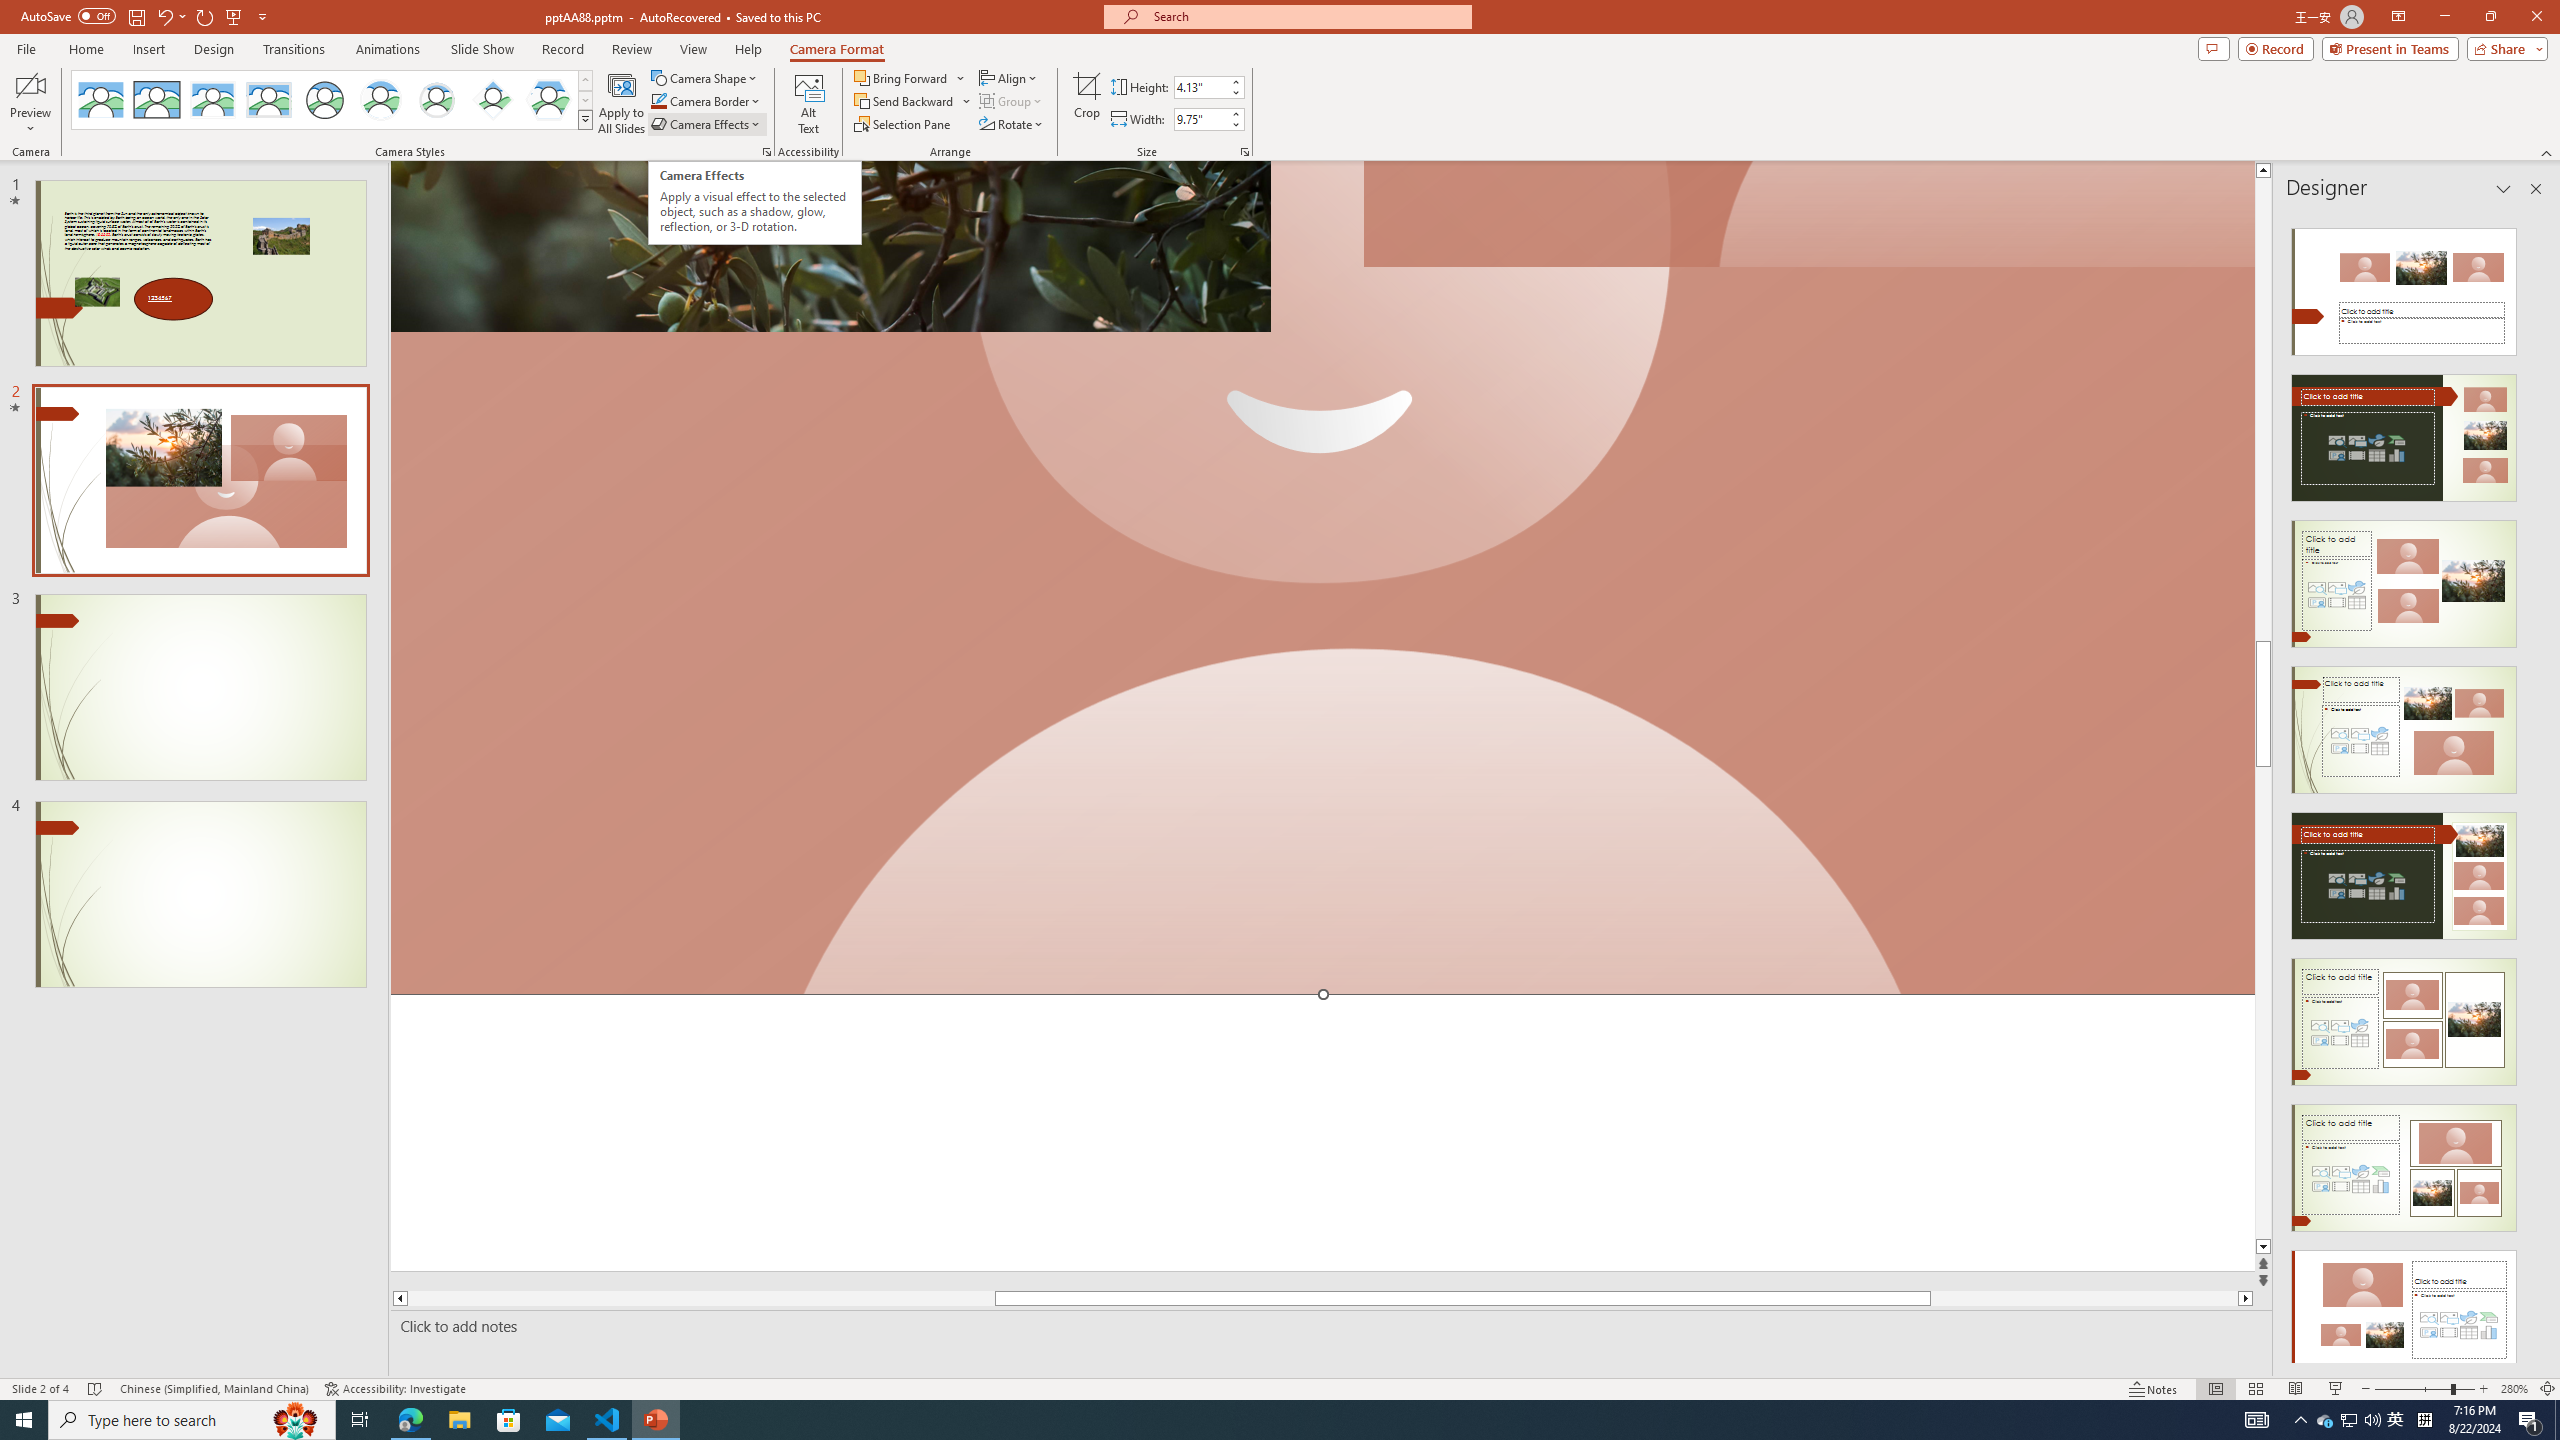 Image resolution: width=2560 pixels, height=1440 pixels. What do you see at coordinates (1326, 1325) in the screenshot?
I see `'Slide Notes'` at bounding box center [1326, 1325].